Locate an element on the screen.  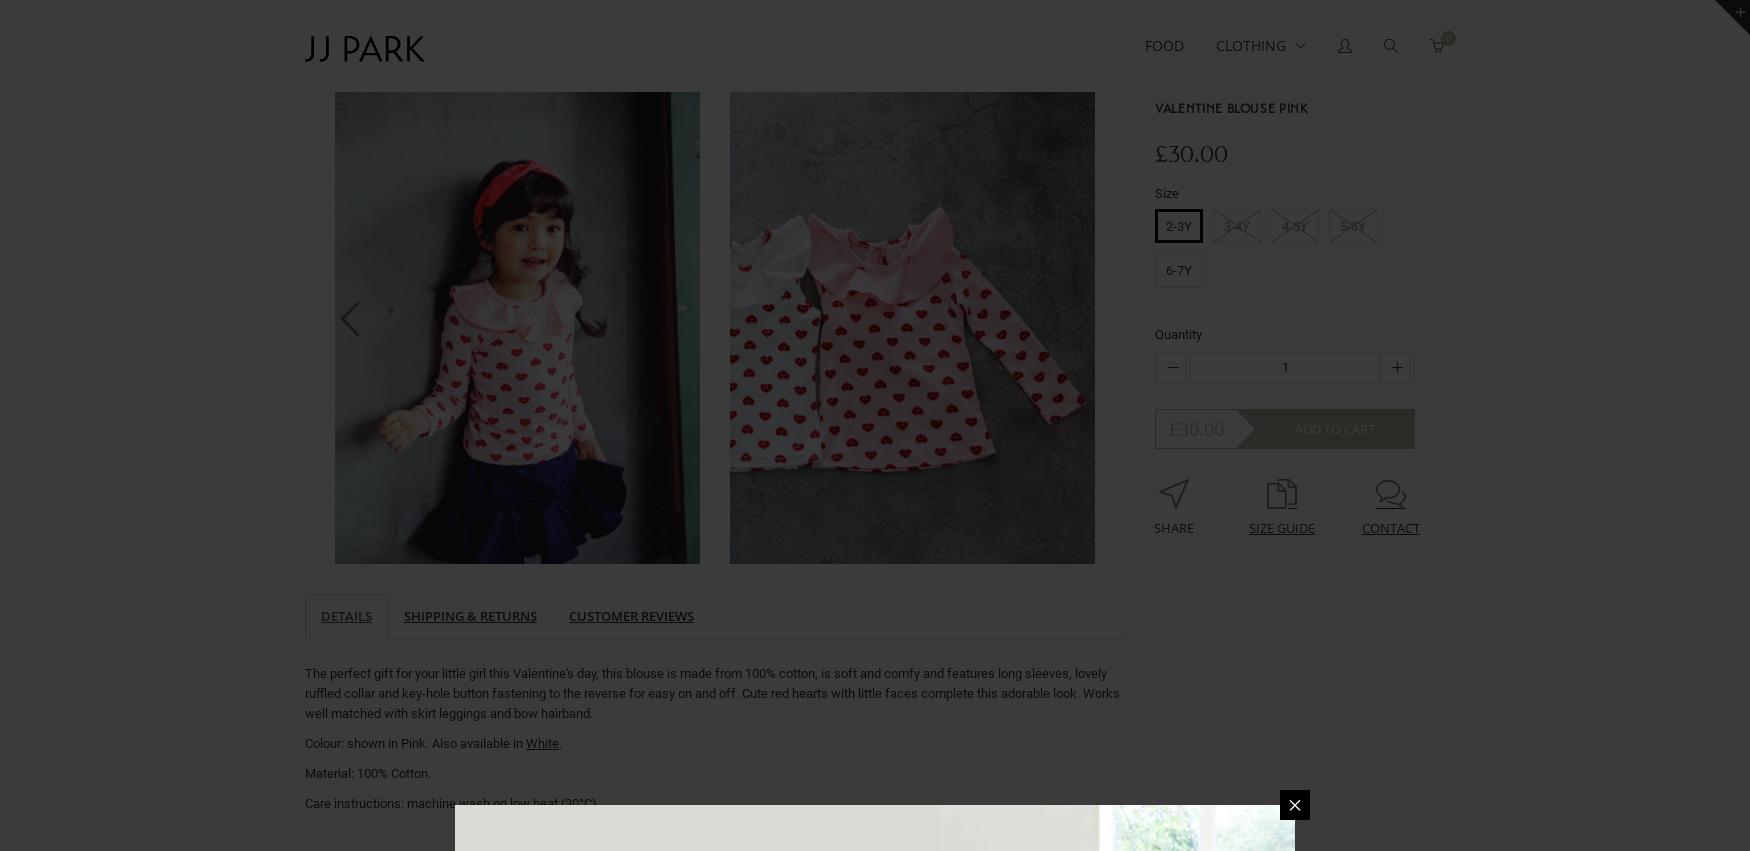
'Quantity' is located at coordinates (1154, 333).